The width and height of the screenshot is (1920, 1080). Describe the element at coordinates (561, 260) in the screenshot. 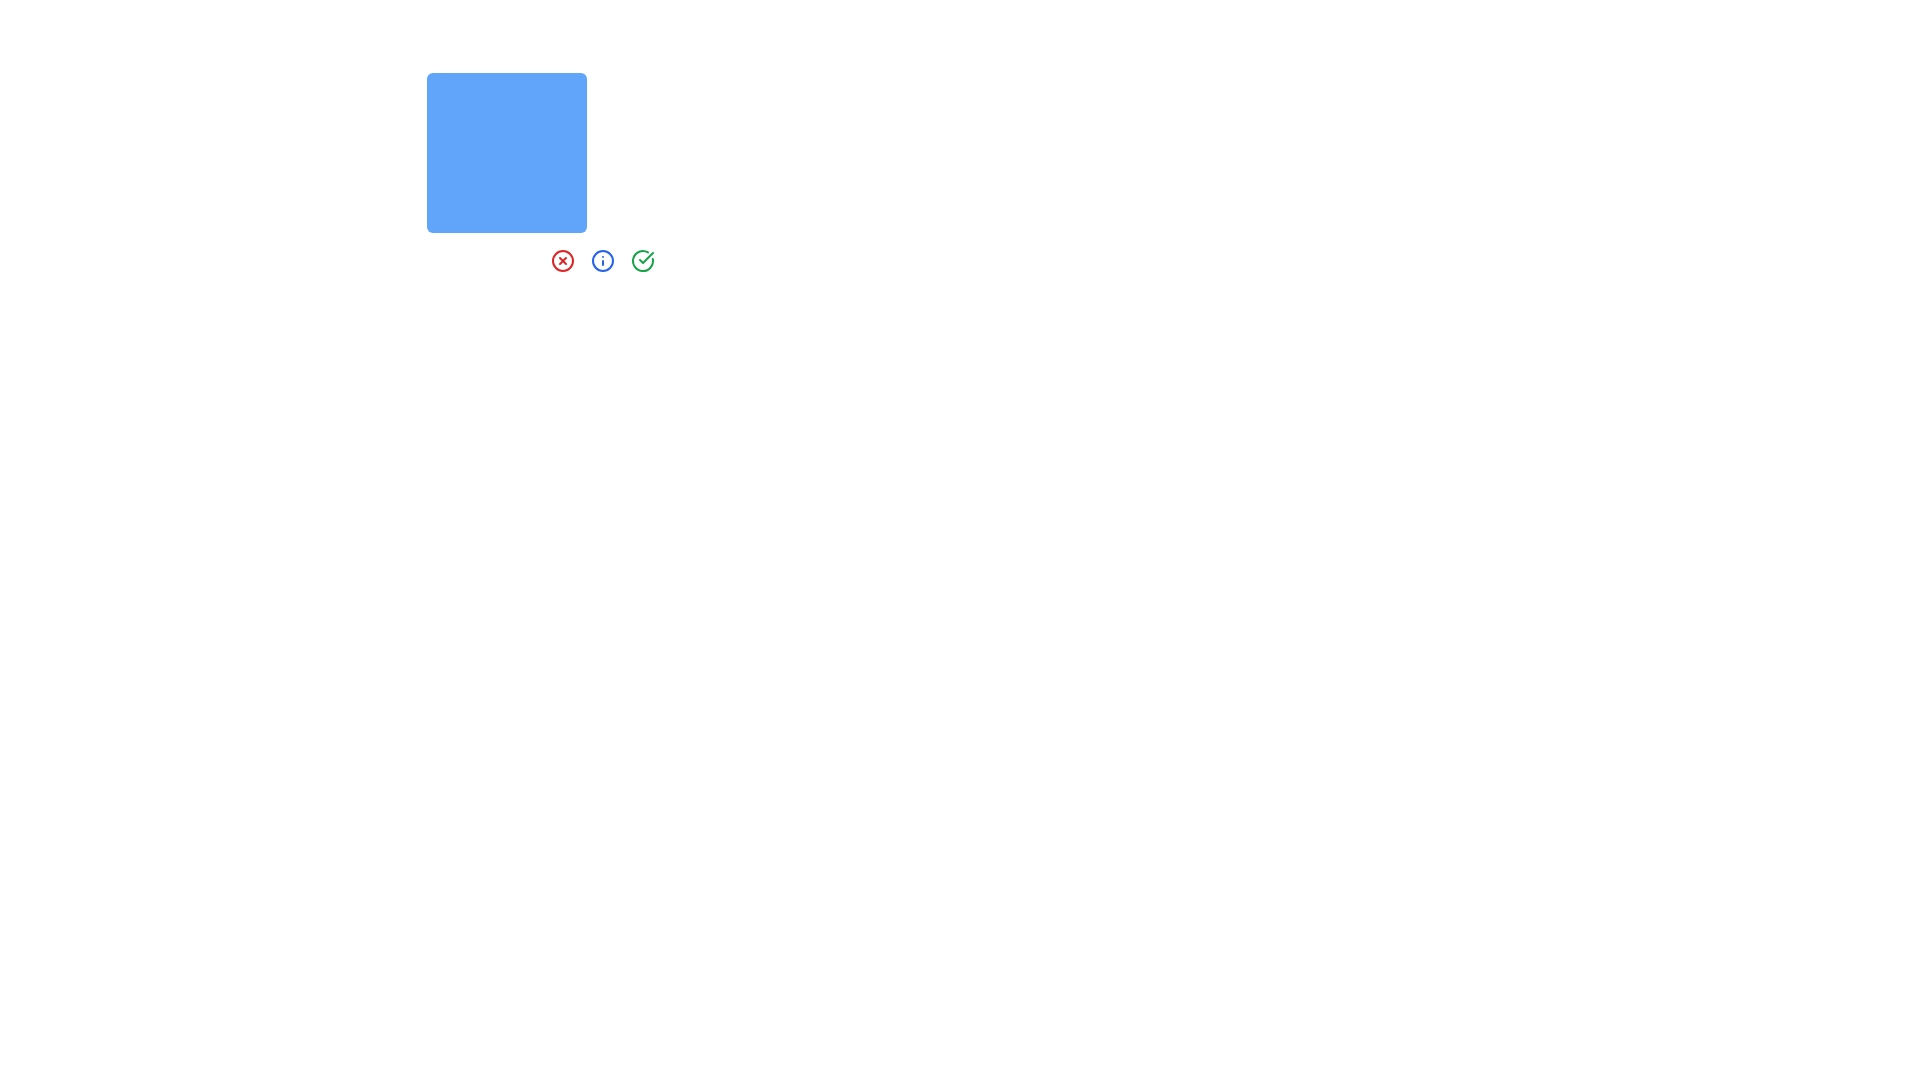

I see `the close or cancel action icon represented by an SVG graphic of a circle with a cross inside, which is the leftmost item in a horizontal row of icons` at that location.